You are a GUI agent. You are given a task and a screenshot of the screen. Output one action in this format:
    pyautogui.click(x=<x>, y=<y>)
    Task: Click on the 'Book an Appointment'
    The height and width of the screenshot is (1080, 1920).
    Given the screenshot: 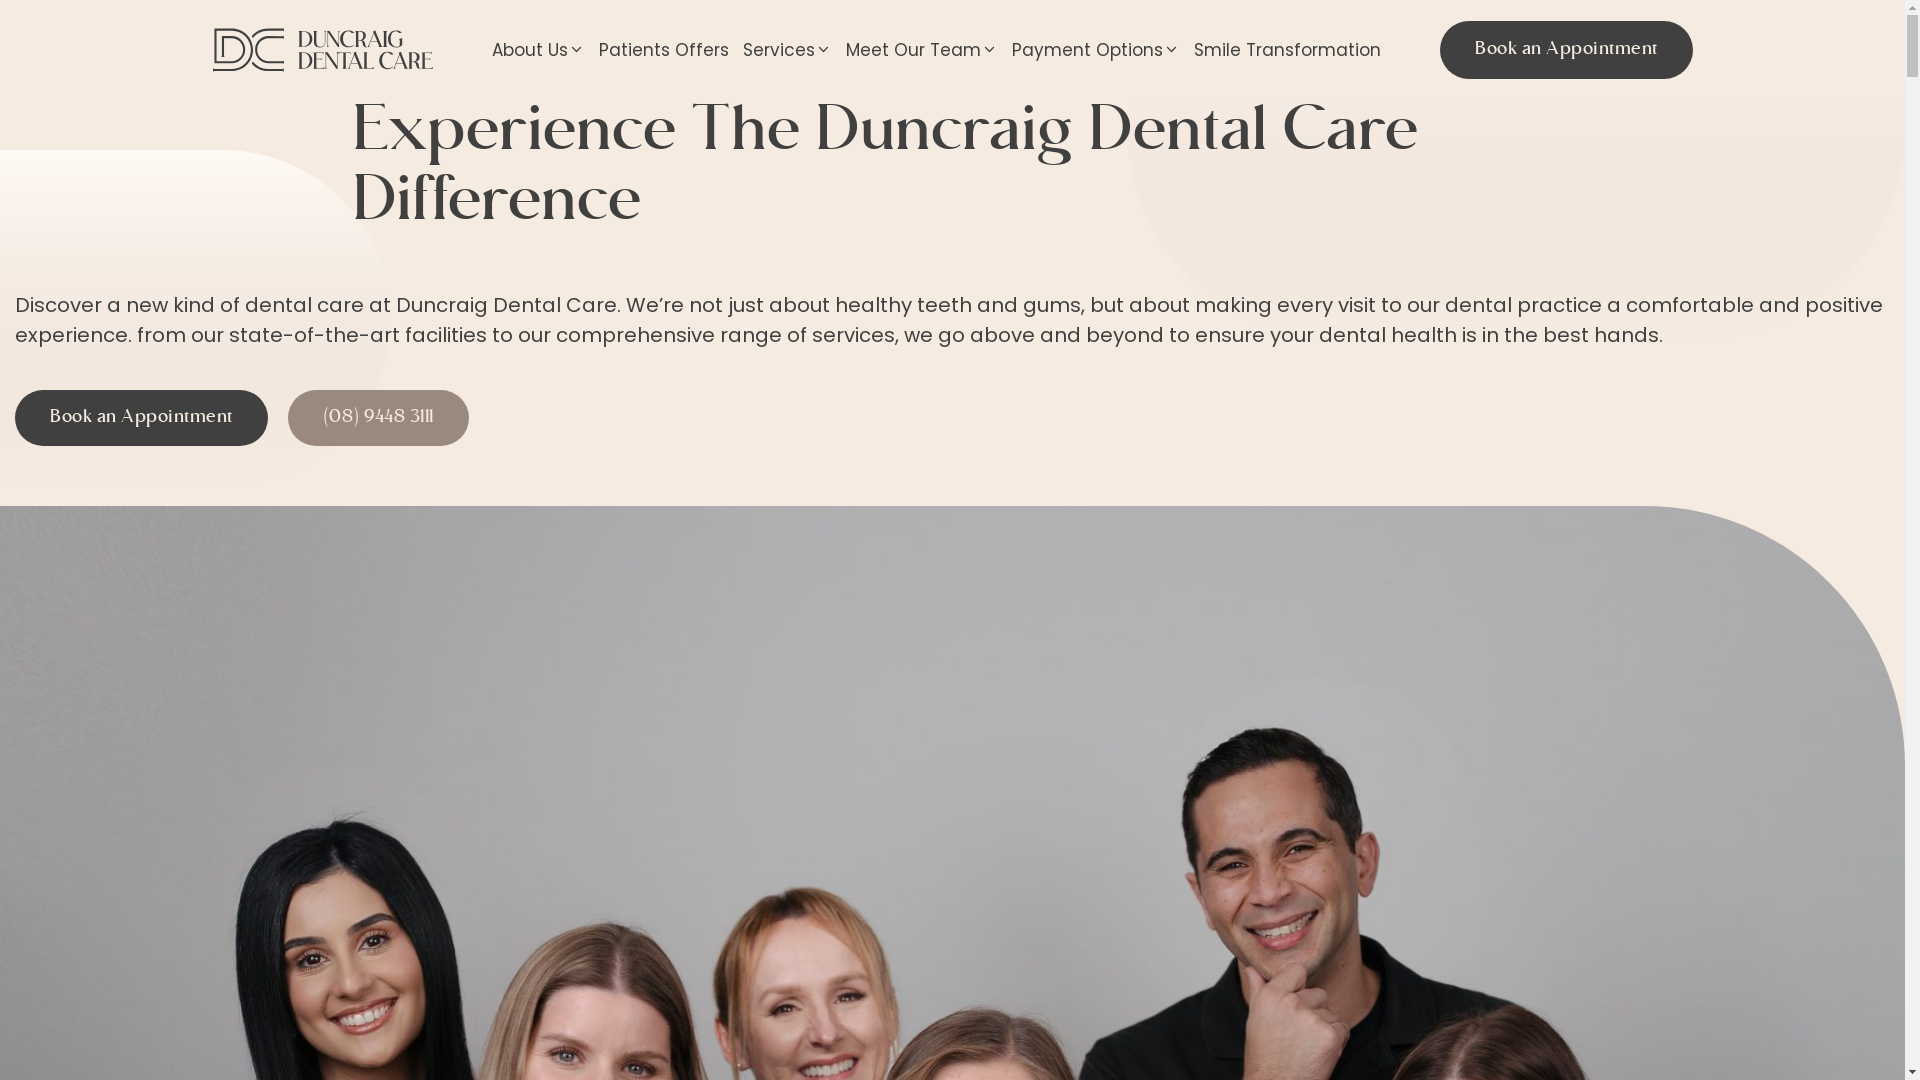 What is the action you would take?
    pyautogui.click(x=140, y=416)
    